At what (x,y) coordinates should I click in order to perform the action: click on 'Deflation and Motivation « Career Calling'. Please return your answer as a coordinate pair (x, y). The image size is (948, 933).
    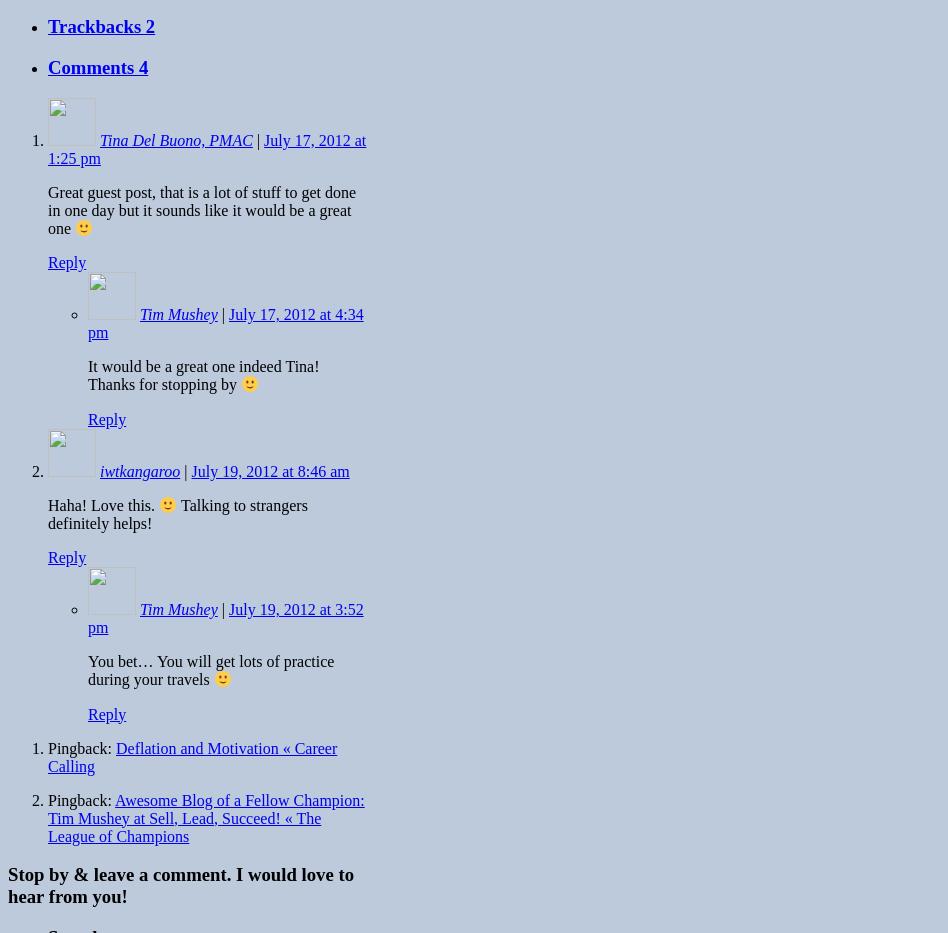
    Looking at the image, I should click on (191, 755).